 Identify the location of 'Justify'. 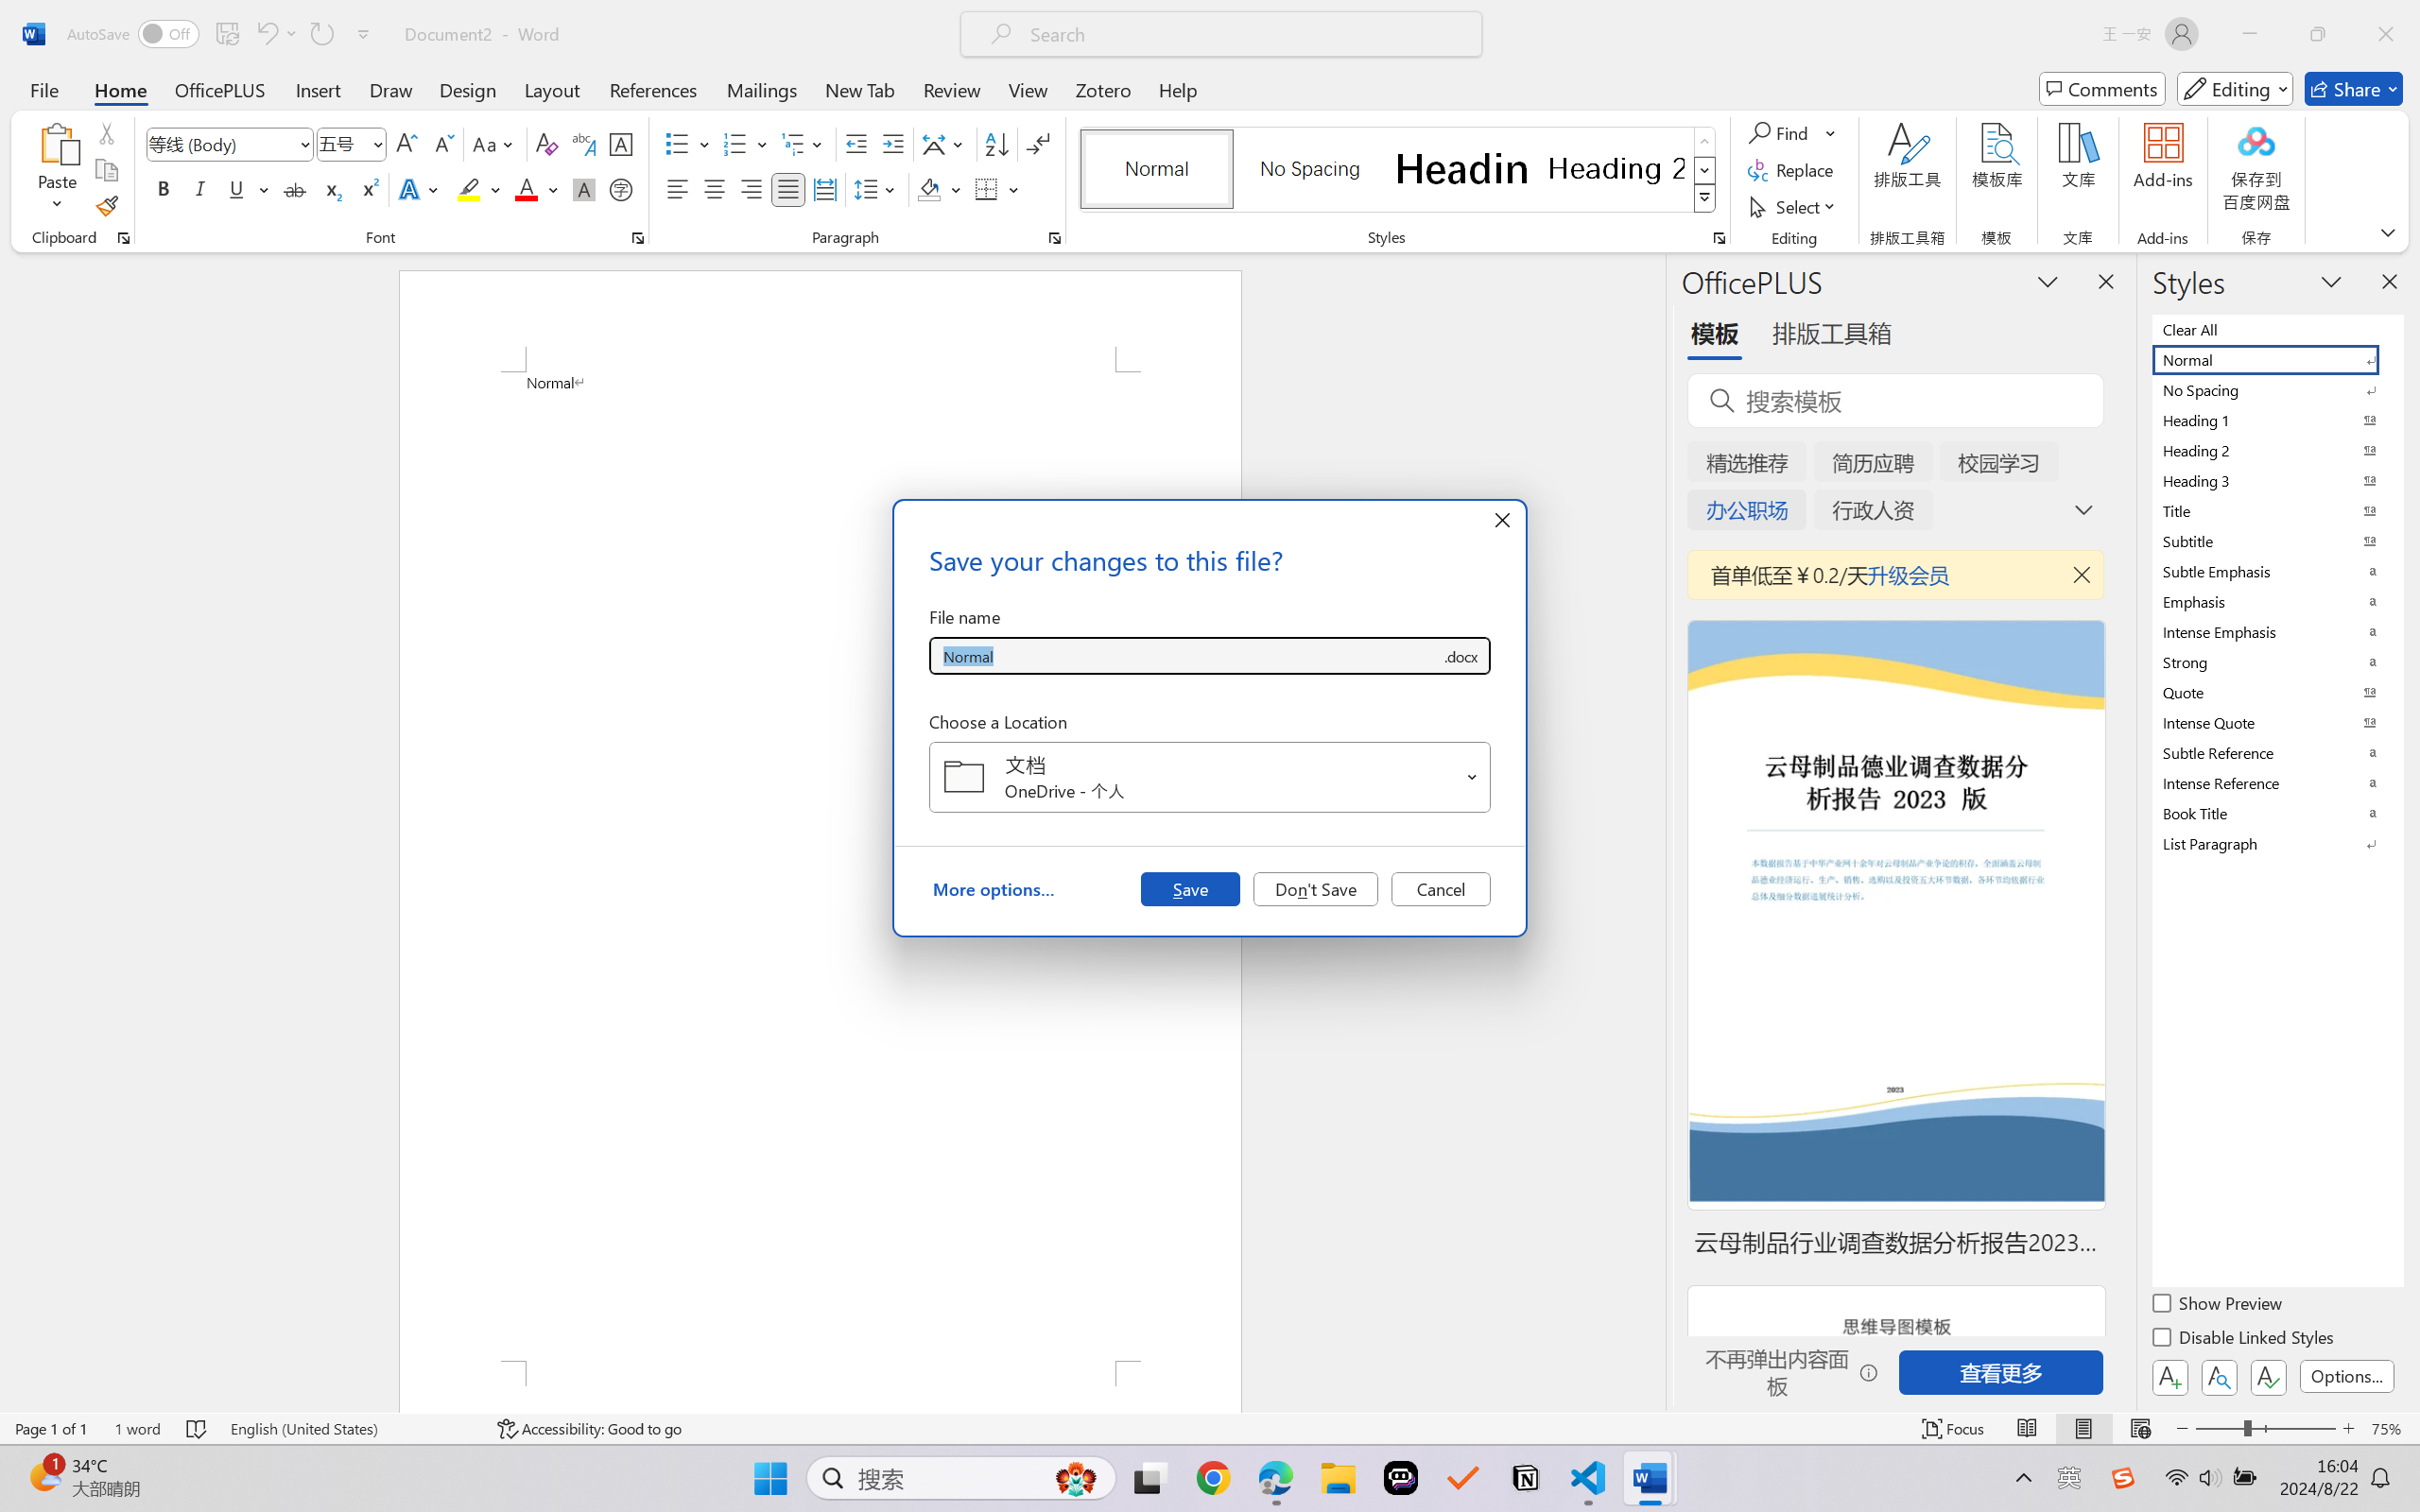
(787, 188).